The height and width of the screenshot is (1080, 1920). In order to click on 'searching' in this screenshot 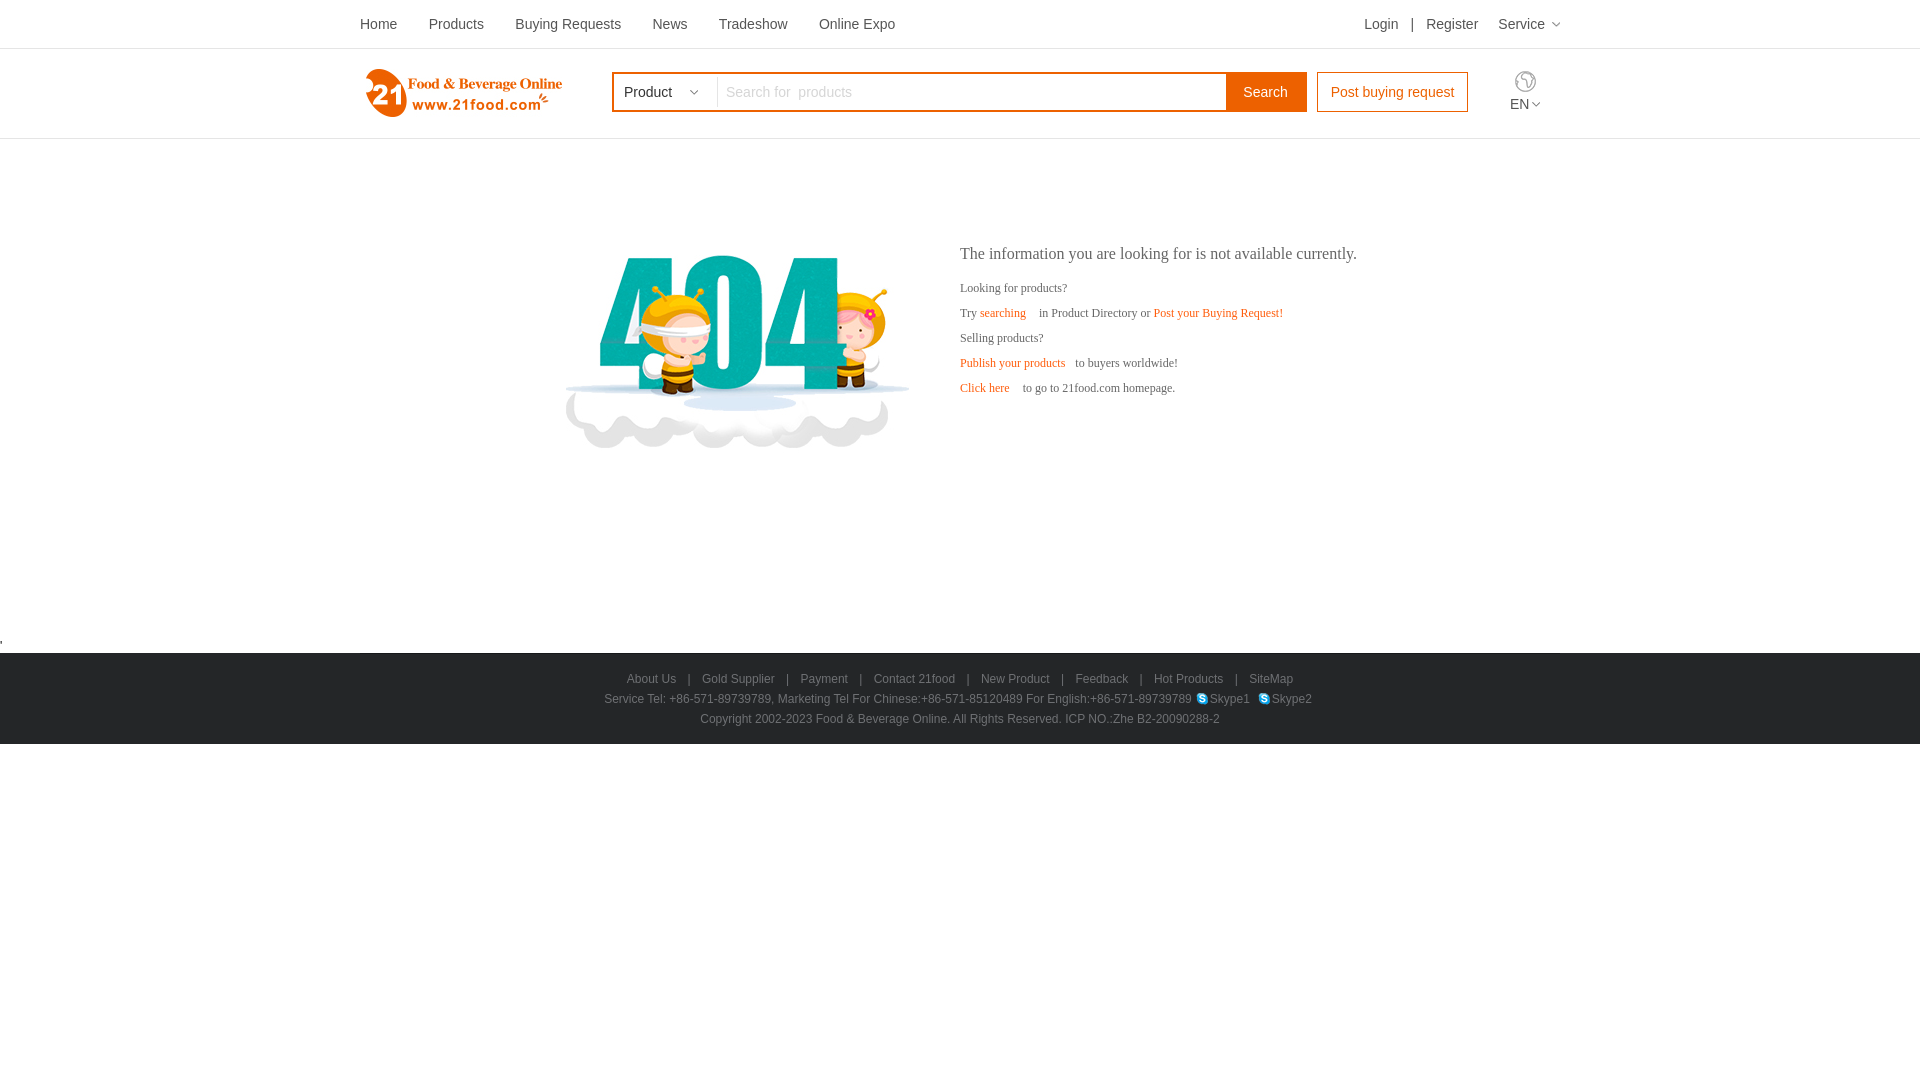, I will do `click(979, 312)`.